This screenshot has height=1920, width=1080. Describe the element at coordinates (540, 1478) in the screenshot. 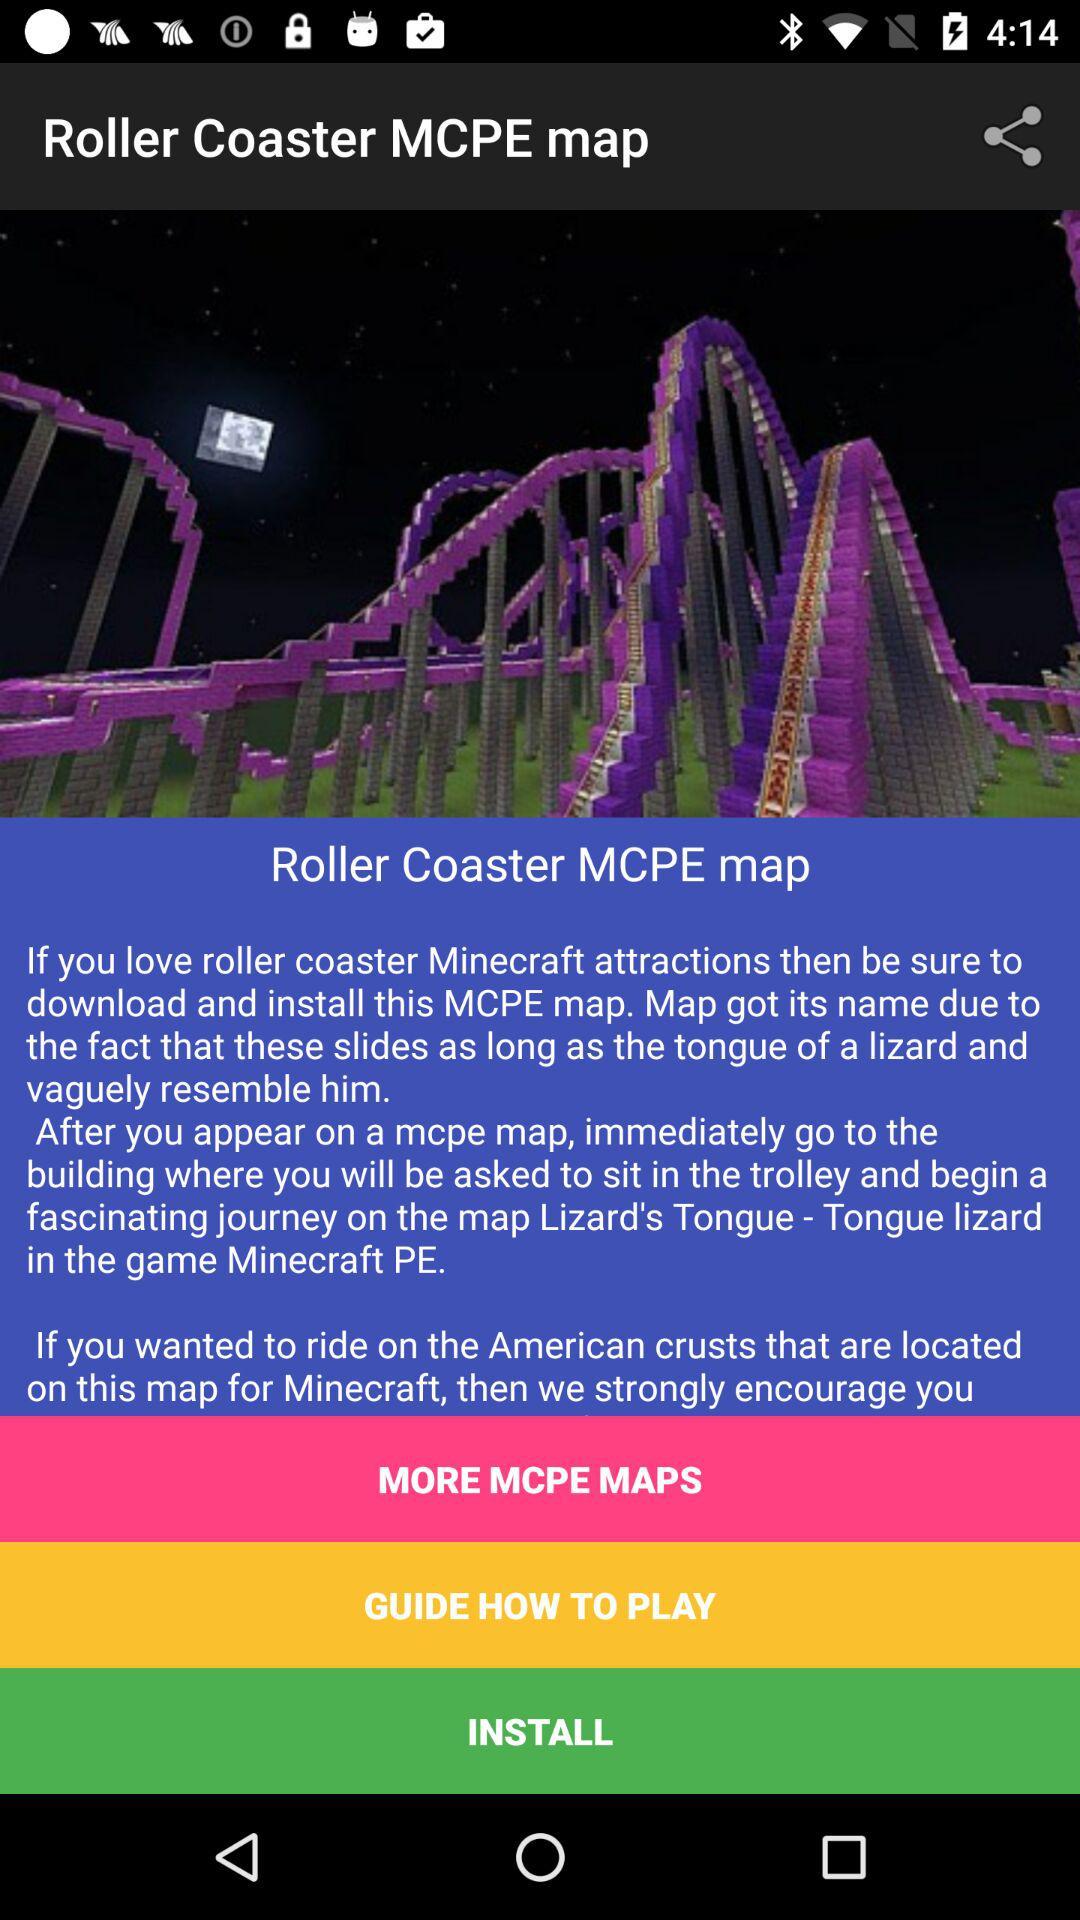

I see `more mcpe maps icon` at that location.